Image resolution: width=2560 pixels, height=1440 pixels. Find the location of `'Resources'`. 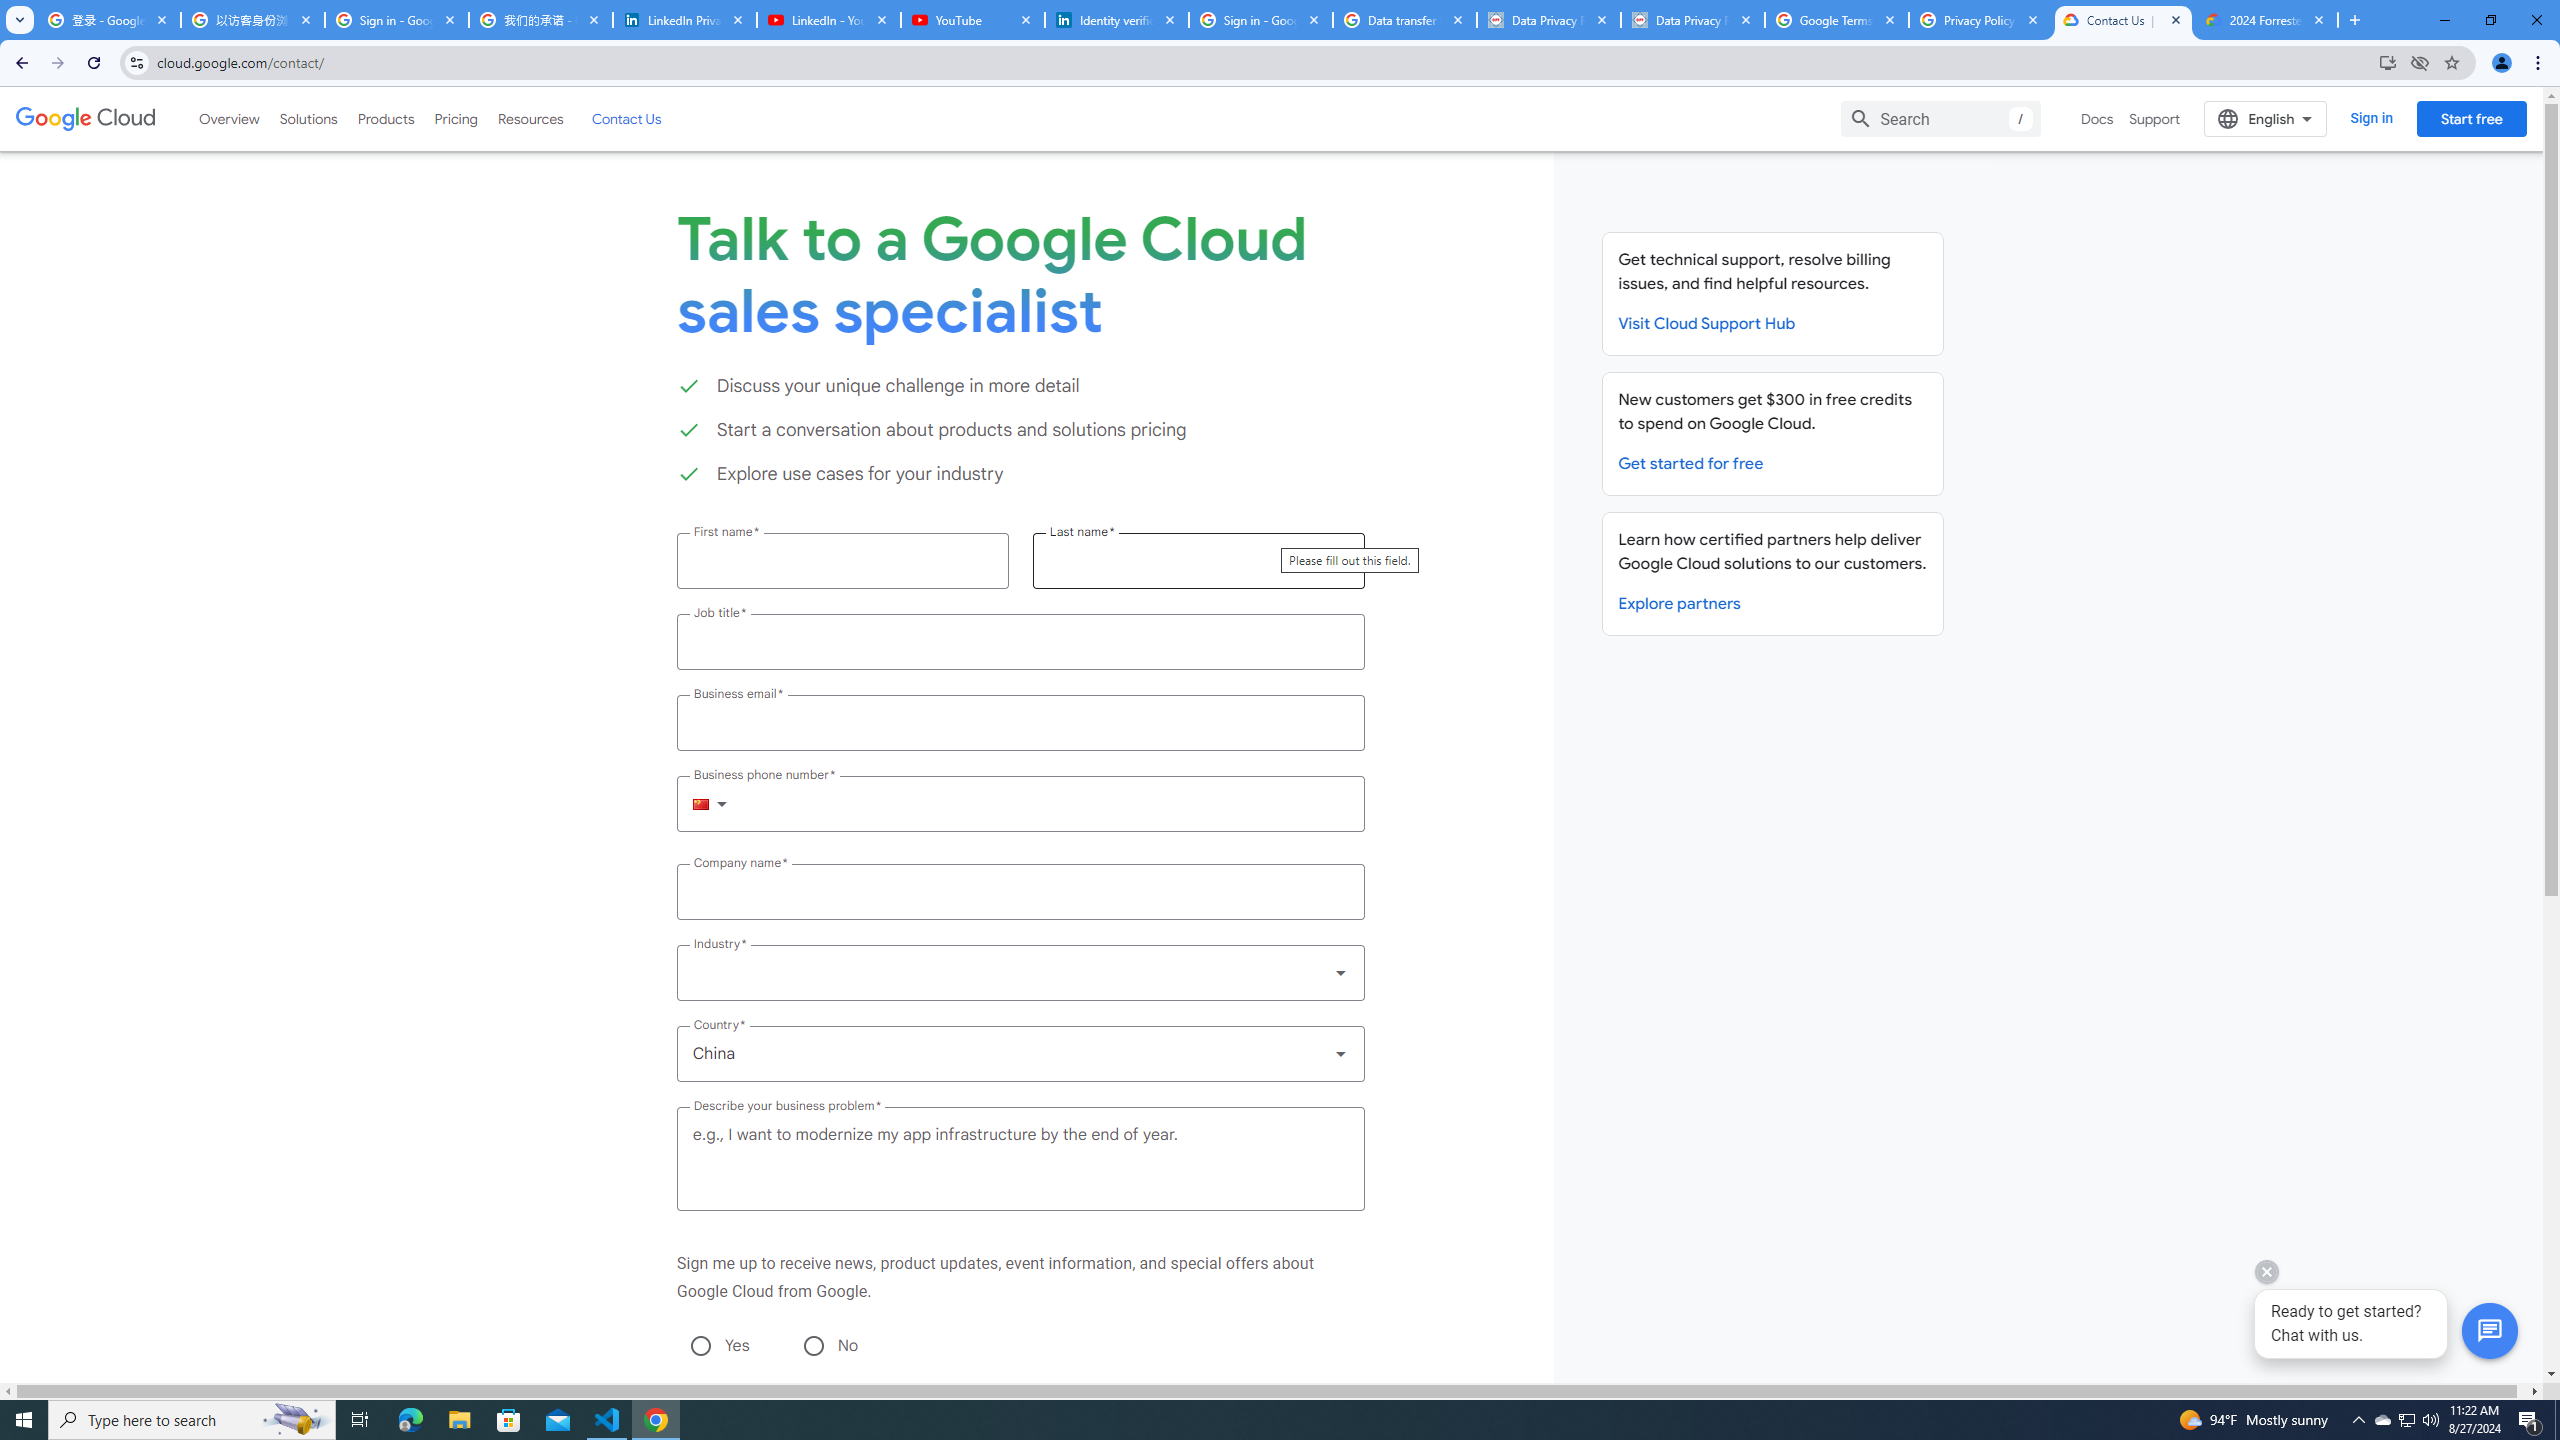

'Resources' is located at coordinates (529, 118).